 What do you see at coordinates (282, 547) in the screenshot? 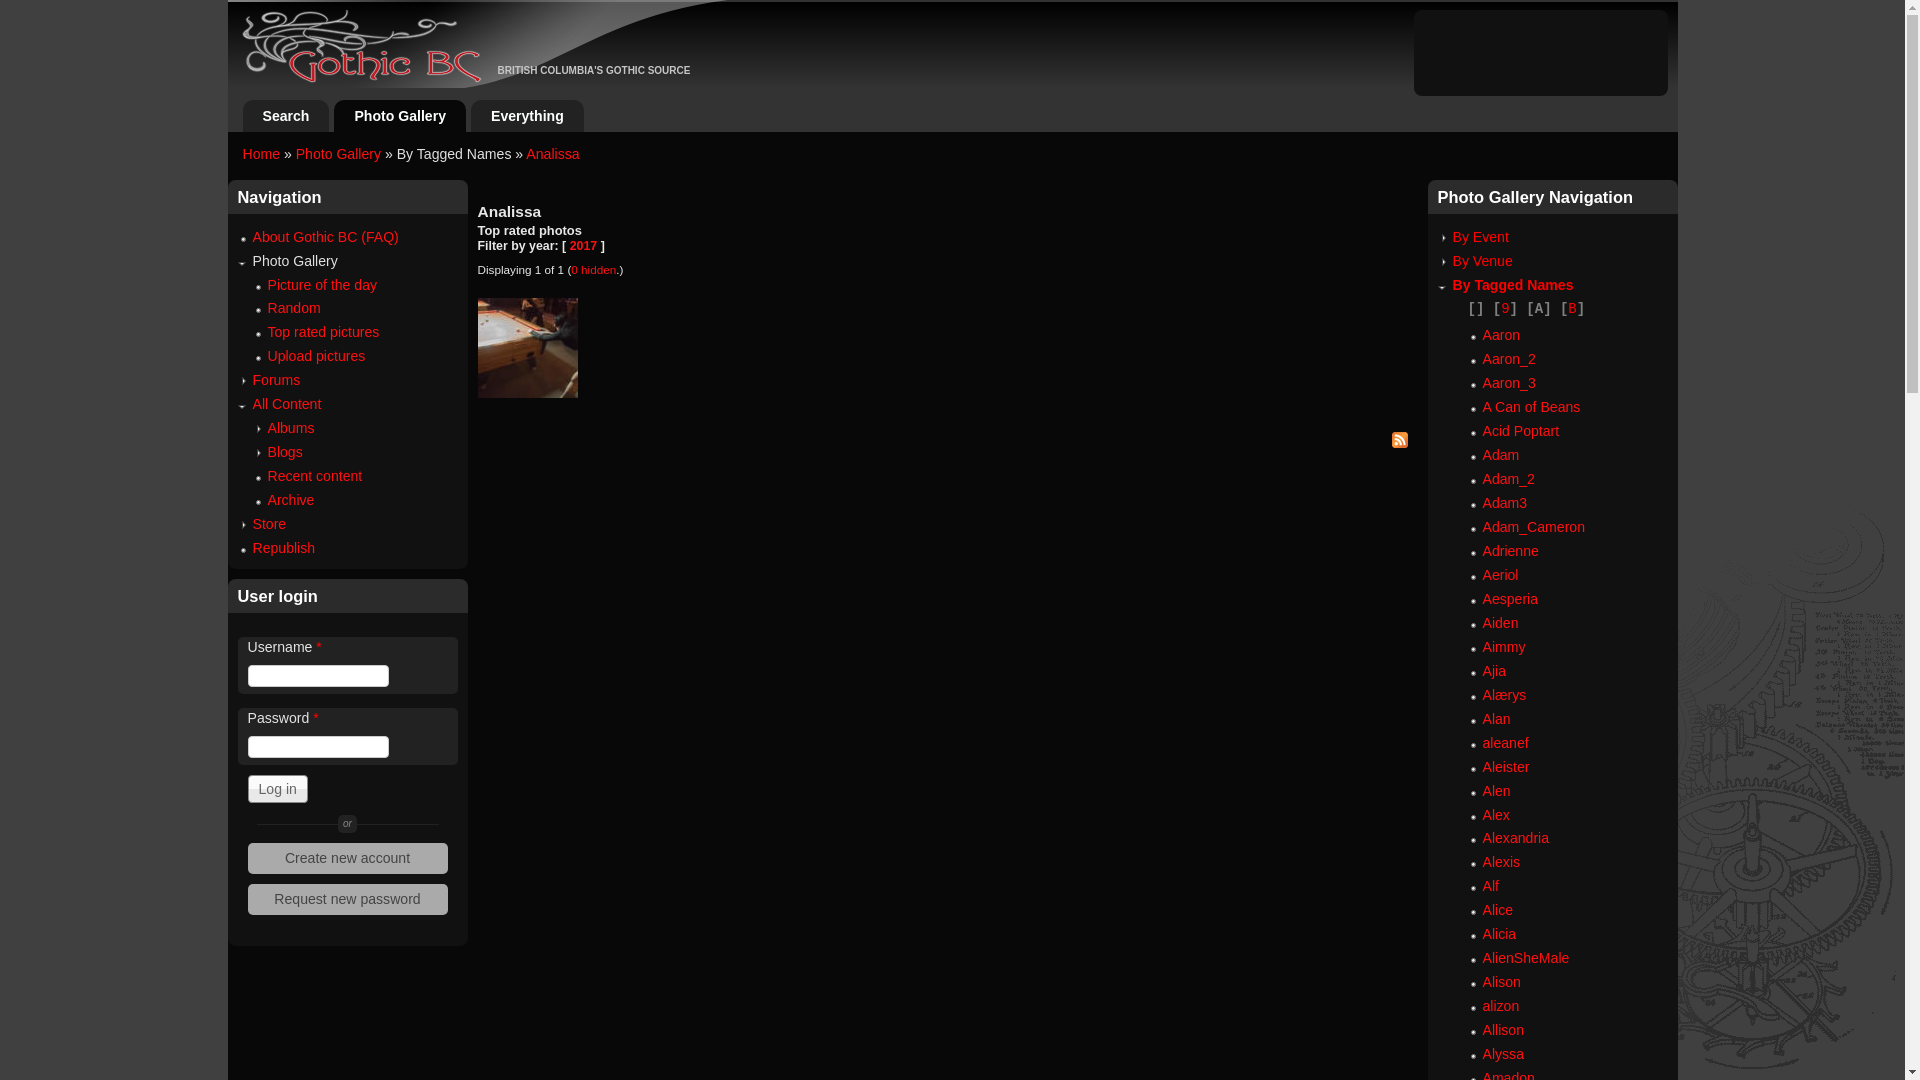
I see `'Republish'` at bounding box center [282, 547].